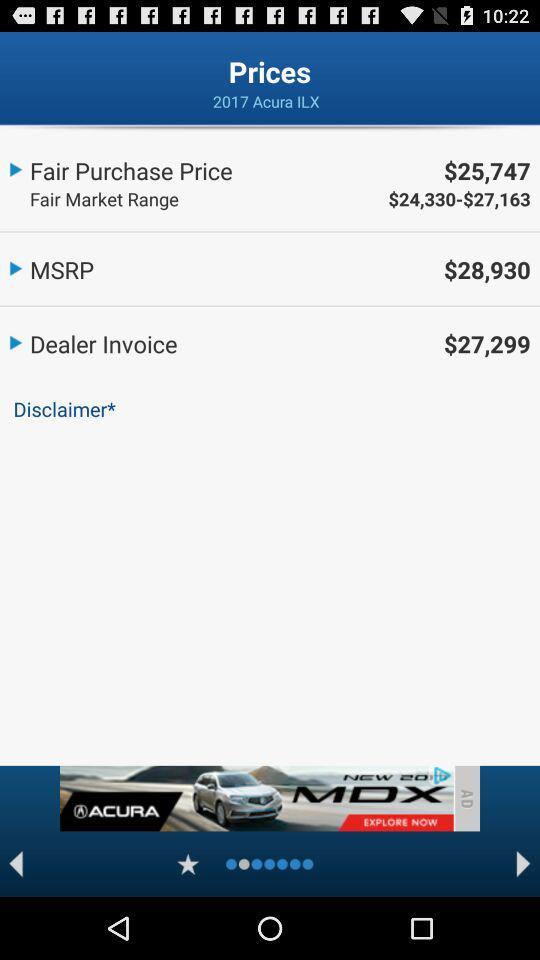 This screenshot has width=540, height=960. I want to click on star rating, so click(188, 863).